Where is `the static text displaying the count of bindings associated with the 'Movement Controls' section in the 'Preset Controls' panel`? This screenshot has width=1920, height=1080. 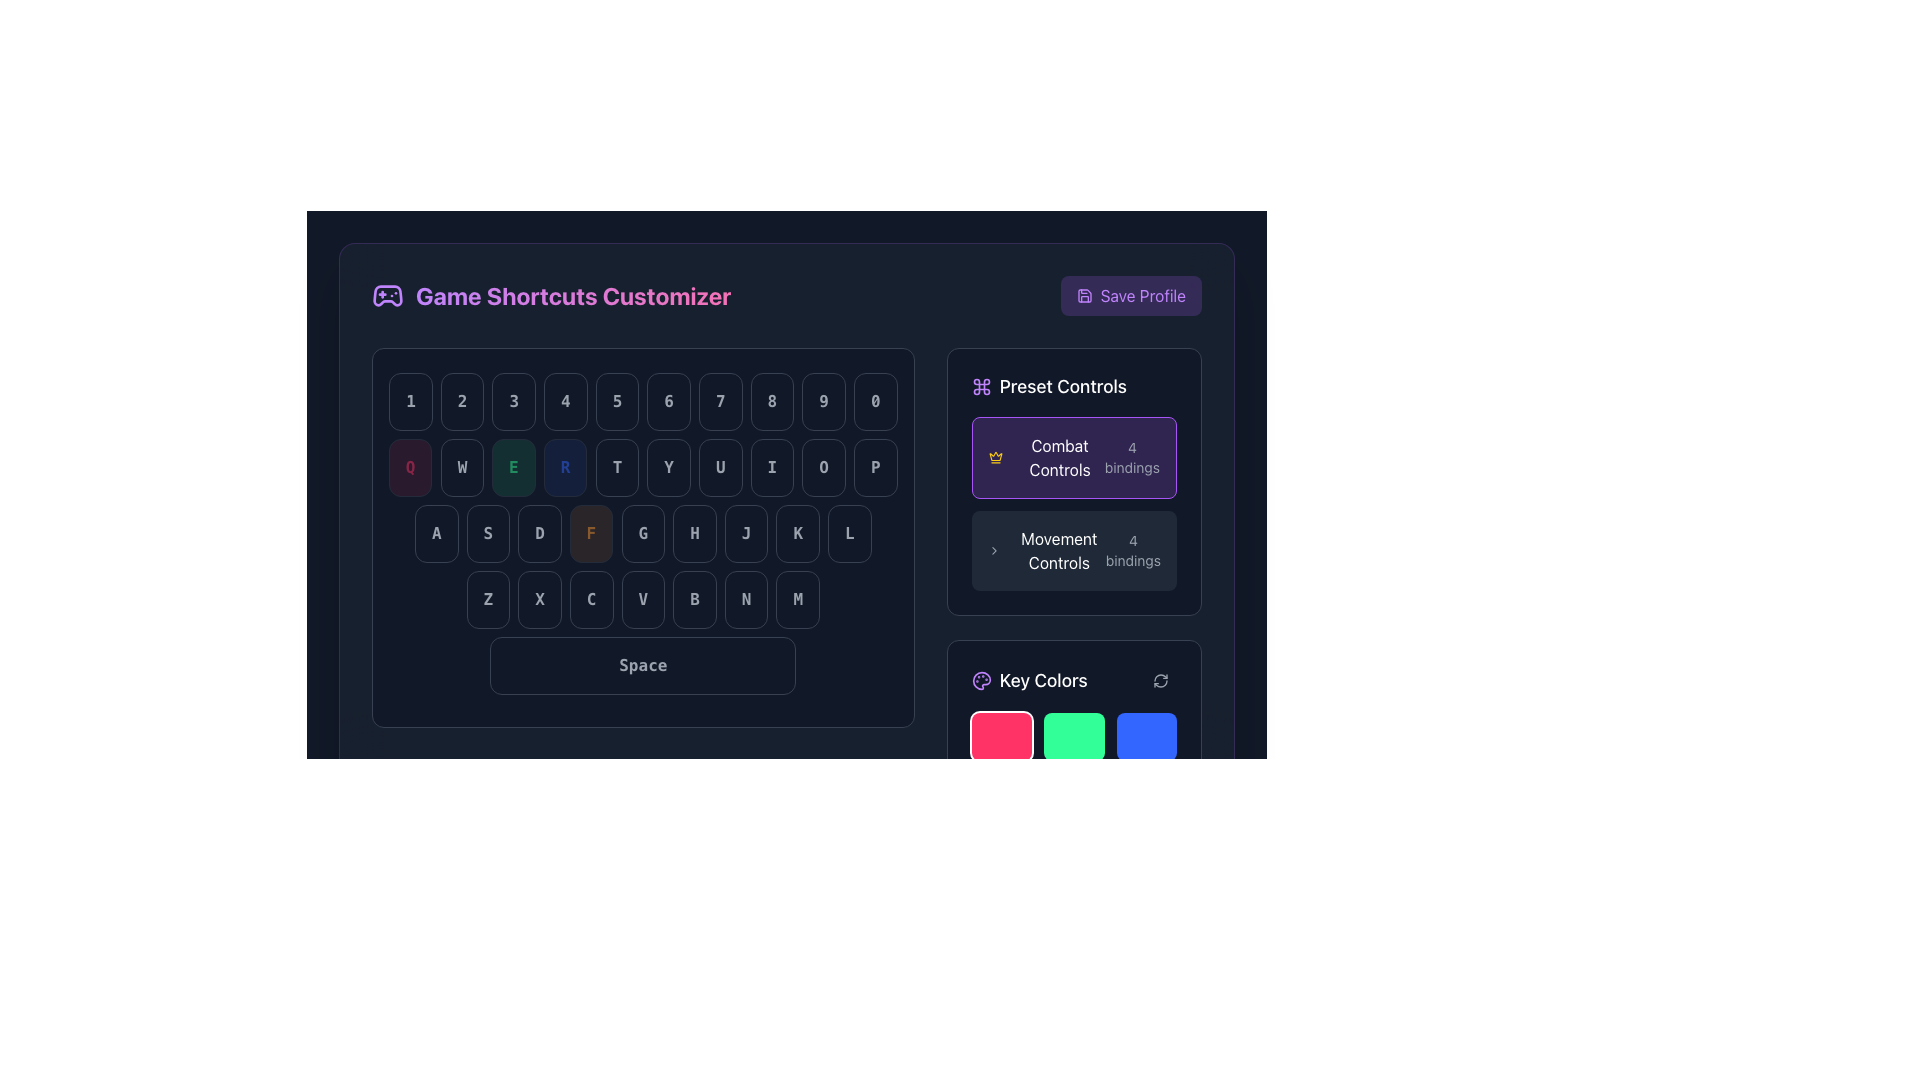
the static text displaying the count of bindings associated with the 'Movement Controls' section in the 'Preset Controls' panel is located at coordinates (1133, 551).